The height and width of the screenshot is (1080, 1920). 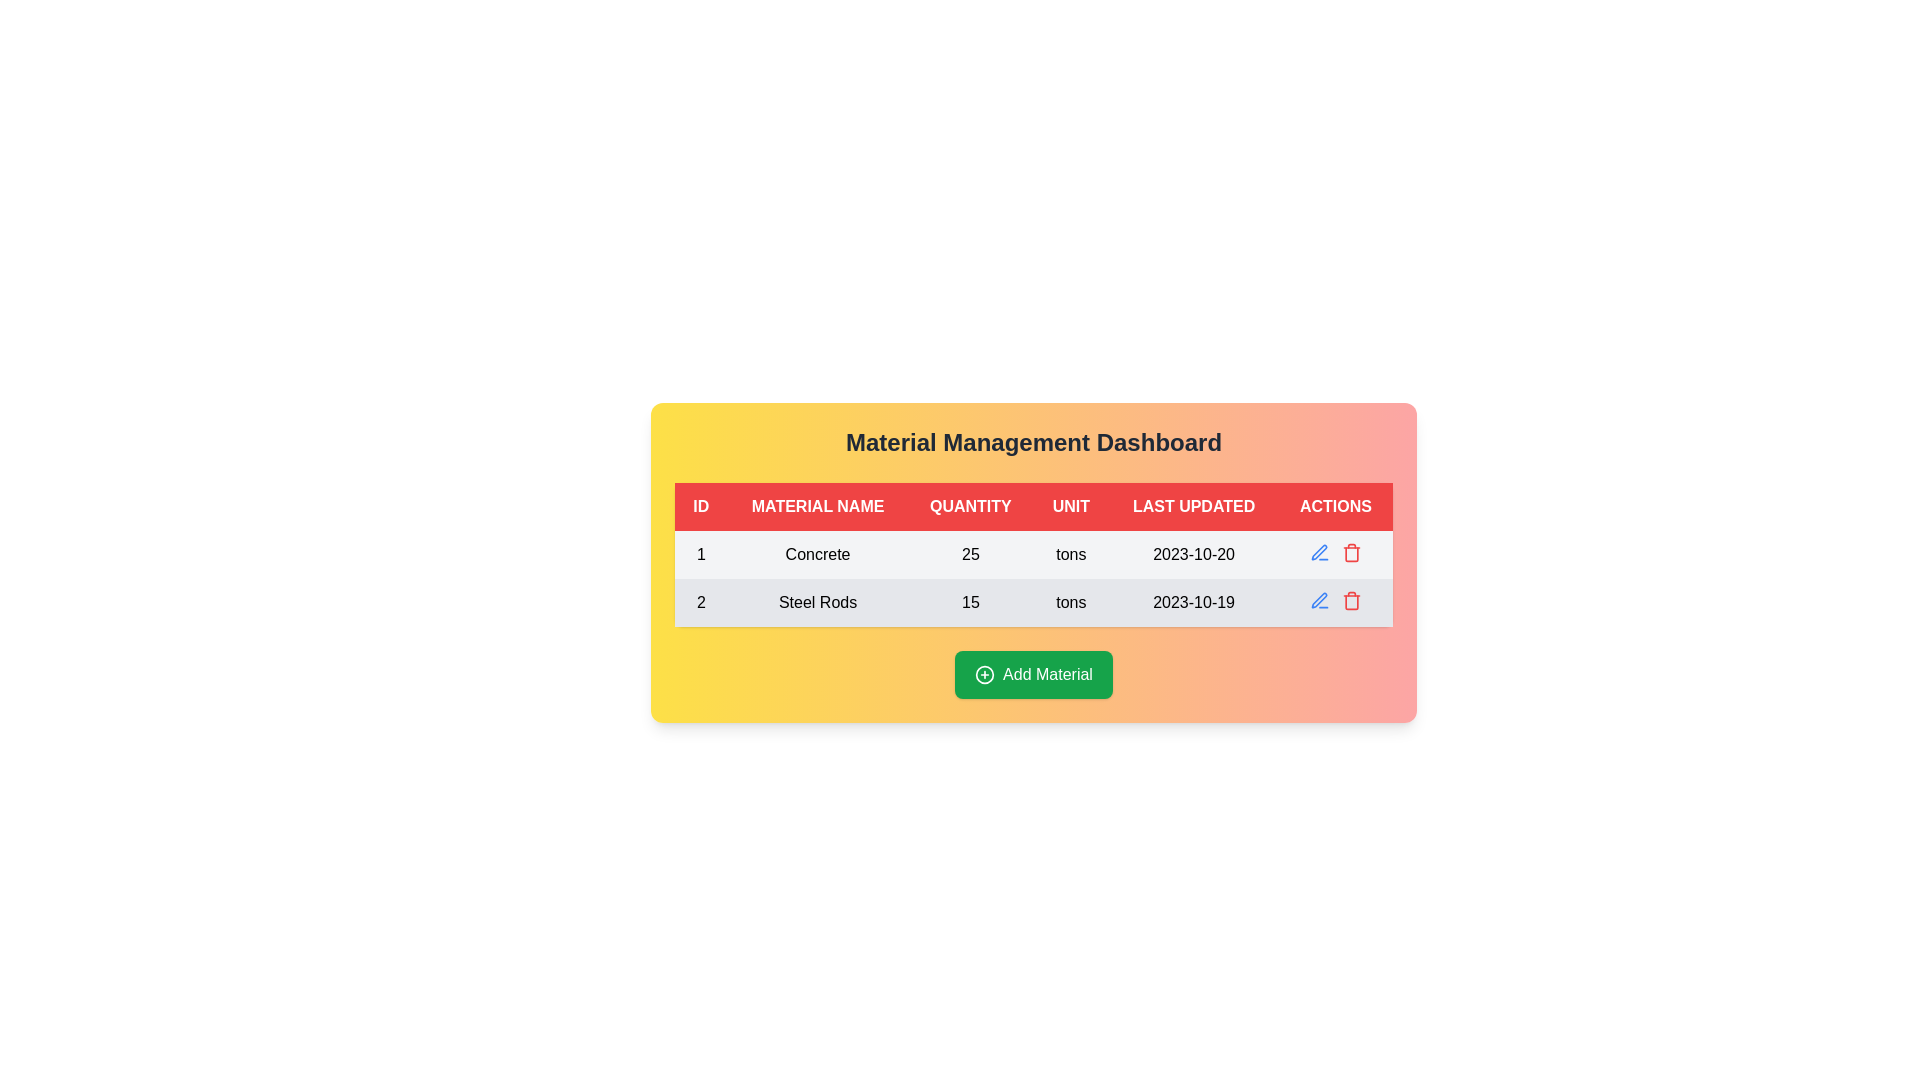 I want to click on the 'tons' text label in the 'UNIT' column of the table row for 'Steel Rods' in the material management dashboard, so click(x=1070, y=601).